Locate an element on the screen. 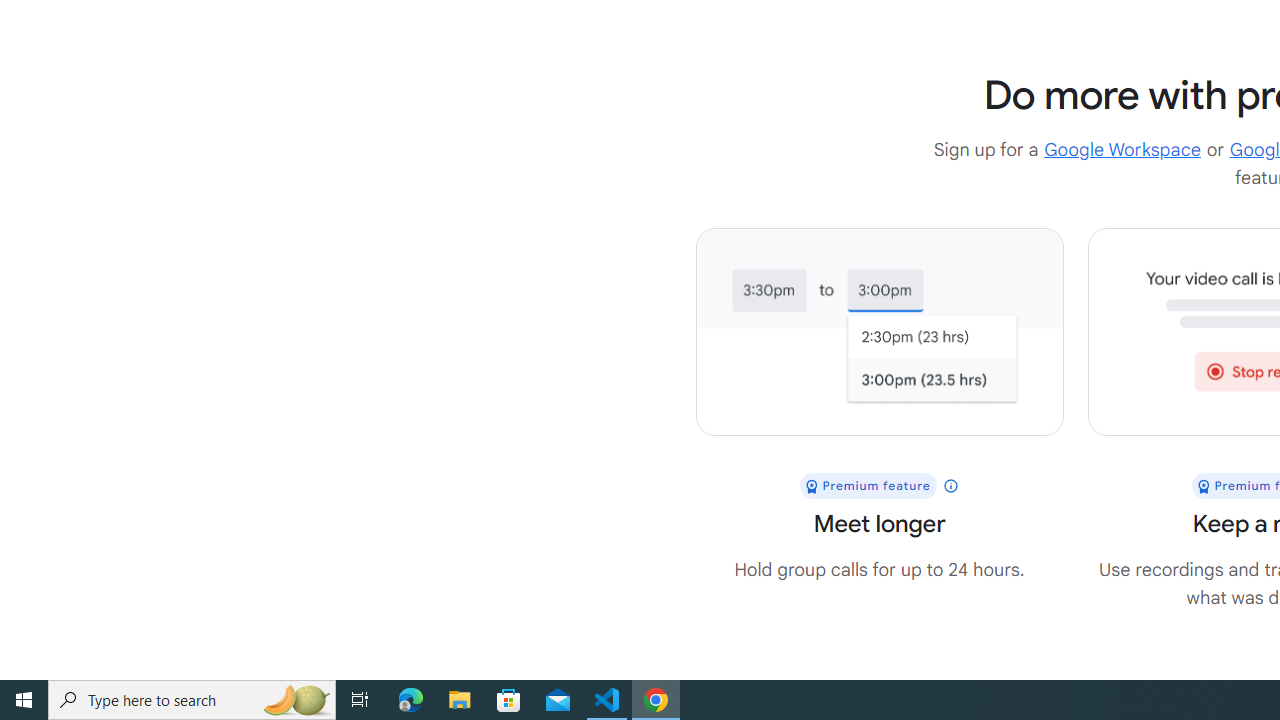  'UI shows extending a meeting to 23.5 hours' is located at coordinates (879, 331).